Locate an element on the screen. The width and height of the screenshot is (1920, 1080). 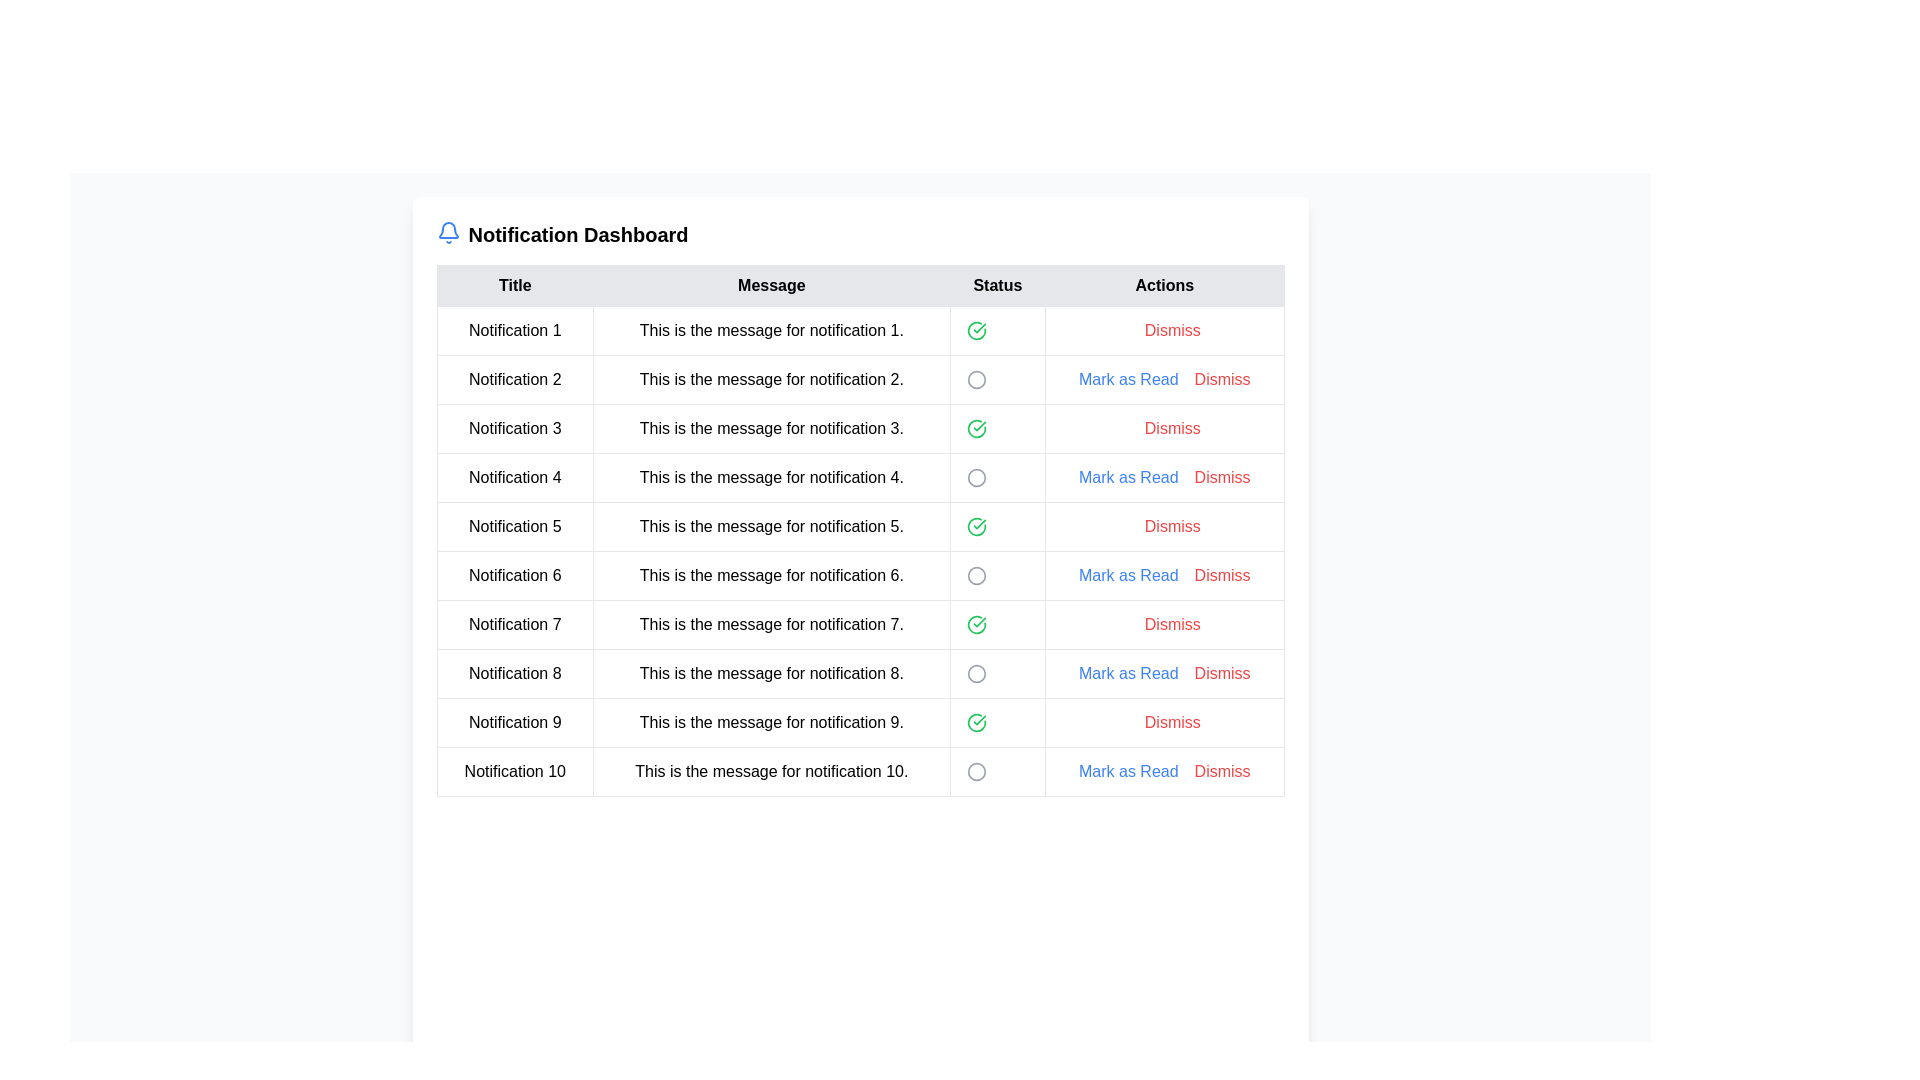
the 'Notification 7' text cell in the notification table to focus on the element is located at coordinates (514, 623).